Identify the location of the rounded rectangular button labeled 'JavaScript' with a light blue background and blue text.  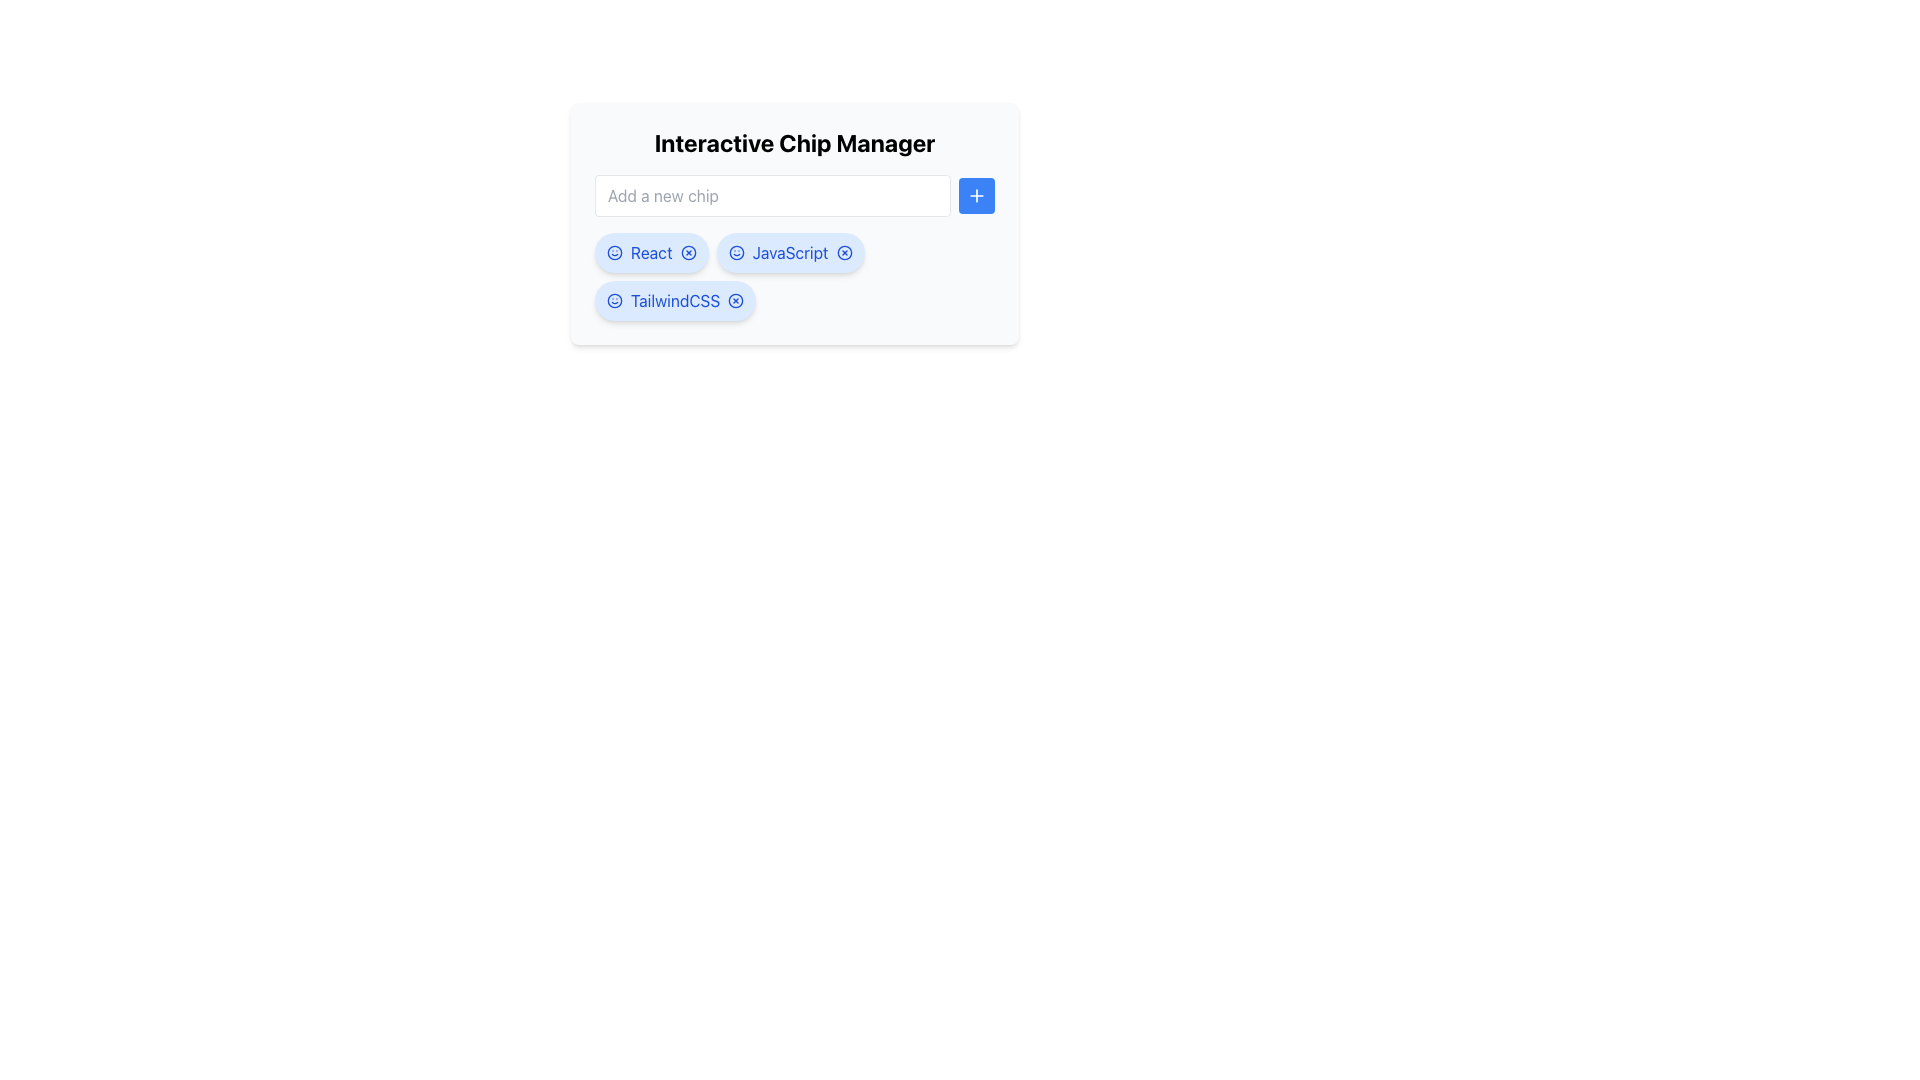
(789, 252).